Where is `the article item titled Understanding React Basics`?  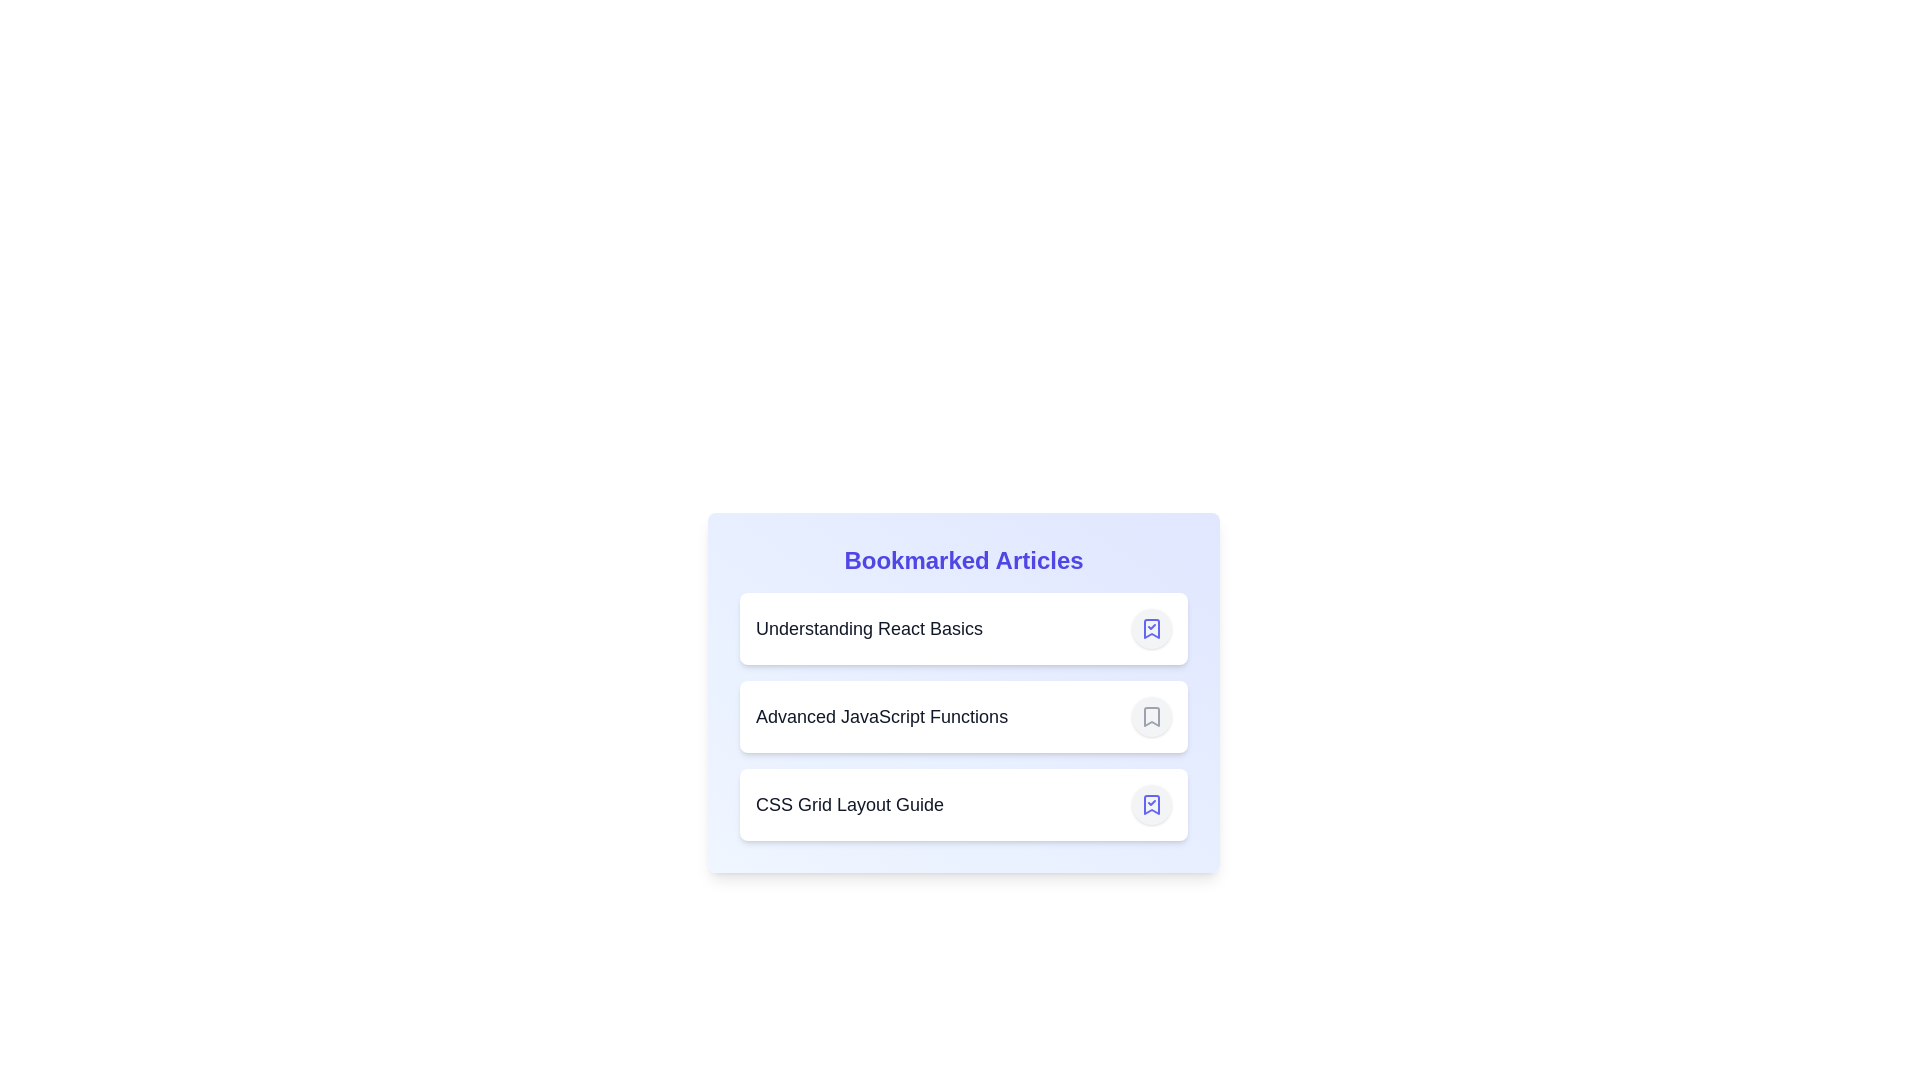
the article item titled Understanding React Basics is located at coordinates (964, 627).